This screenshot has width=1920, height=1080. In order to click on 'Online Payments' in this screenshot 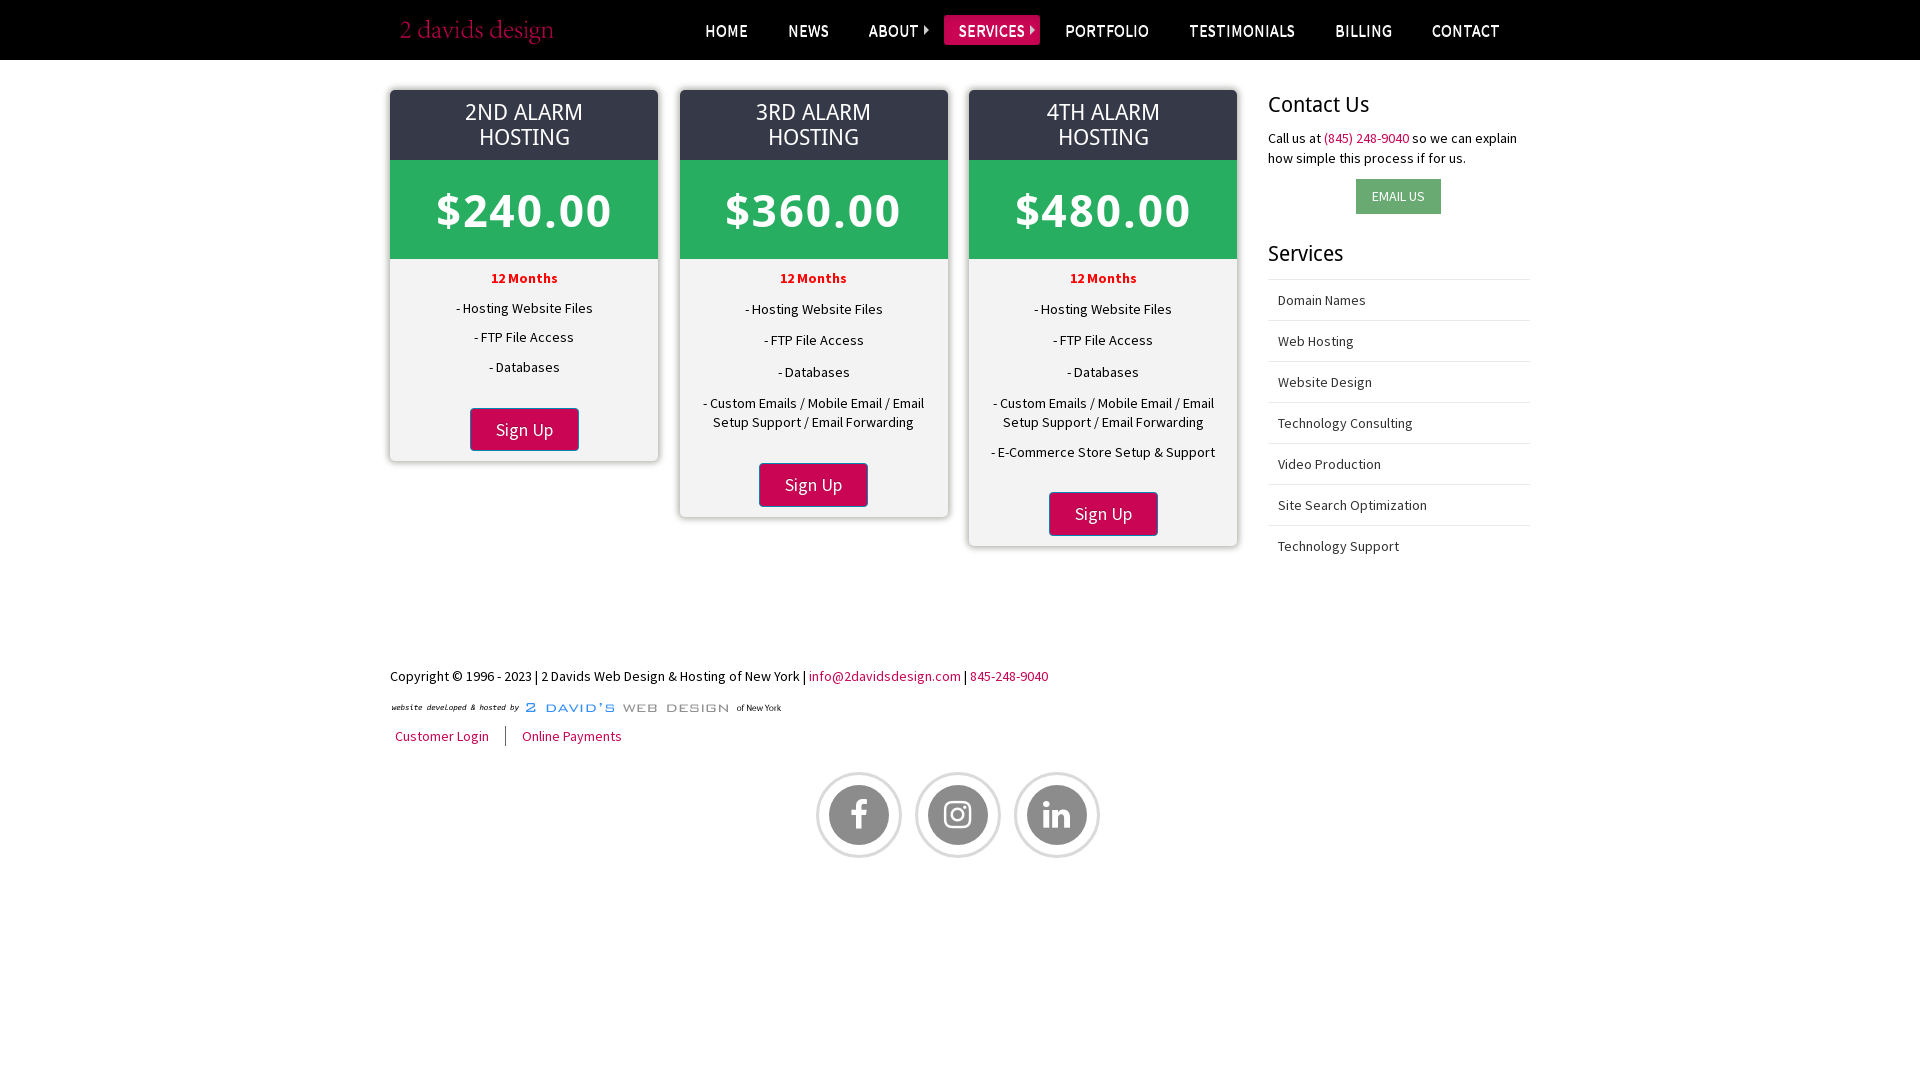, I will do `click(570, 736)`.